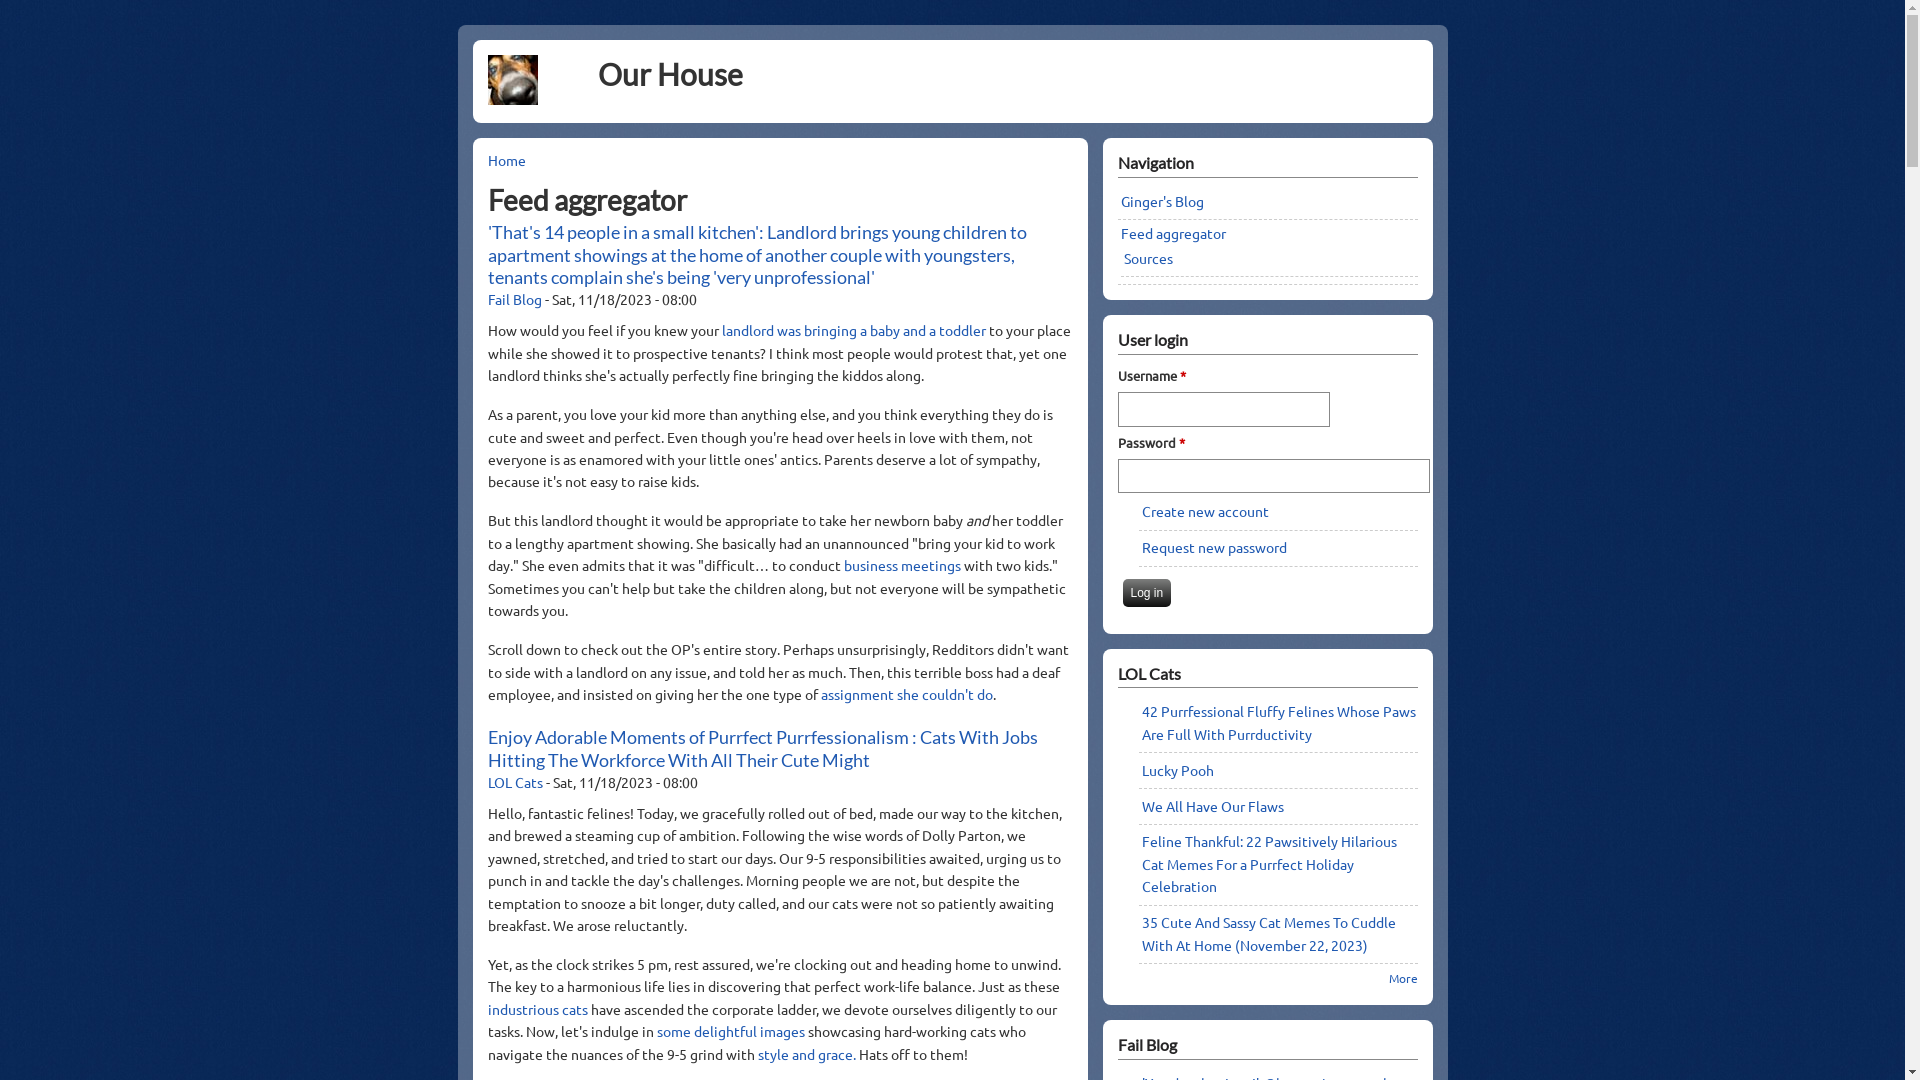 Image resolution: width=1920 pixels, height=1080 pixels. I want to click on 'Log in', so click(1146, 592).